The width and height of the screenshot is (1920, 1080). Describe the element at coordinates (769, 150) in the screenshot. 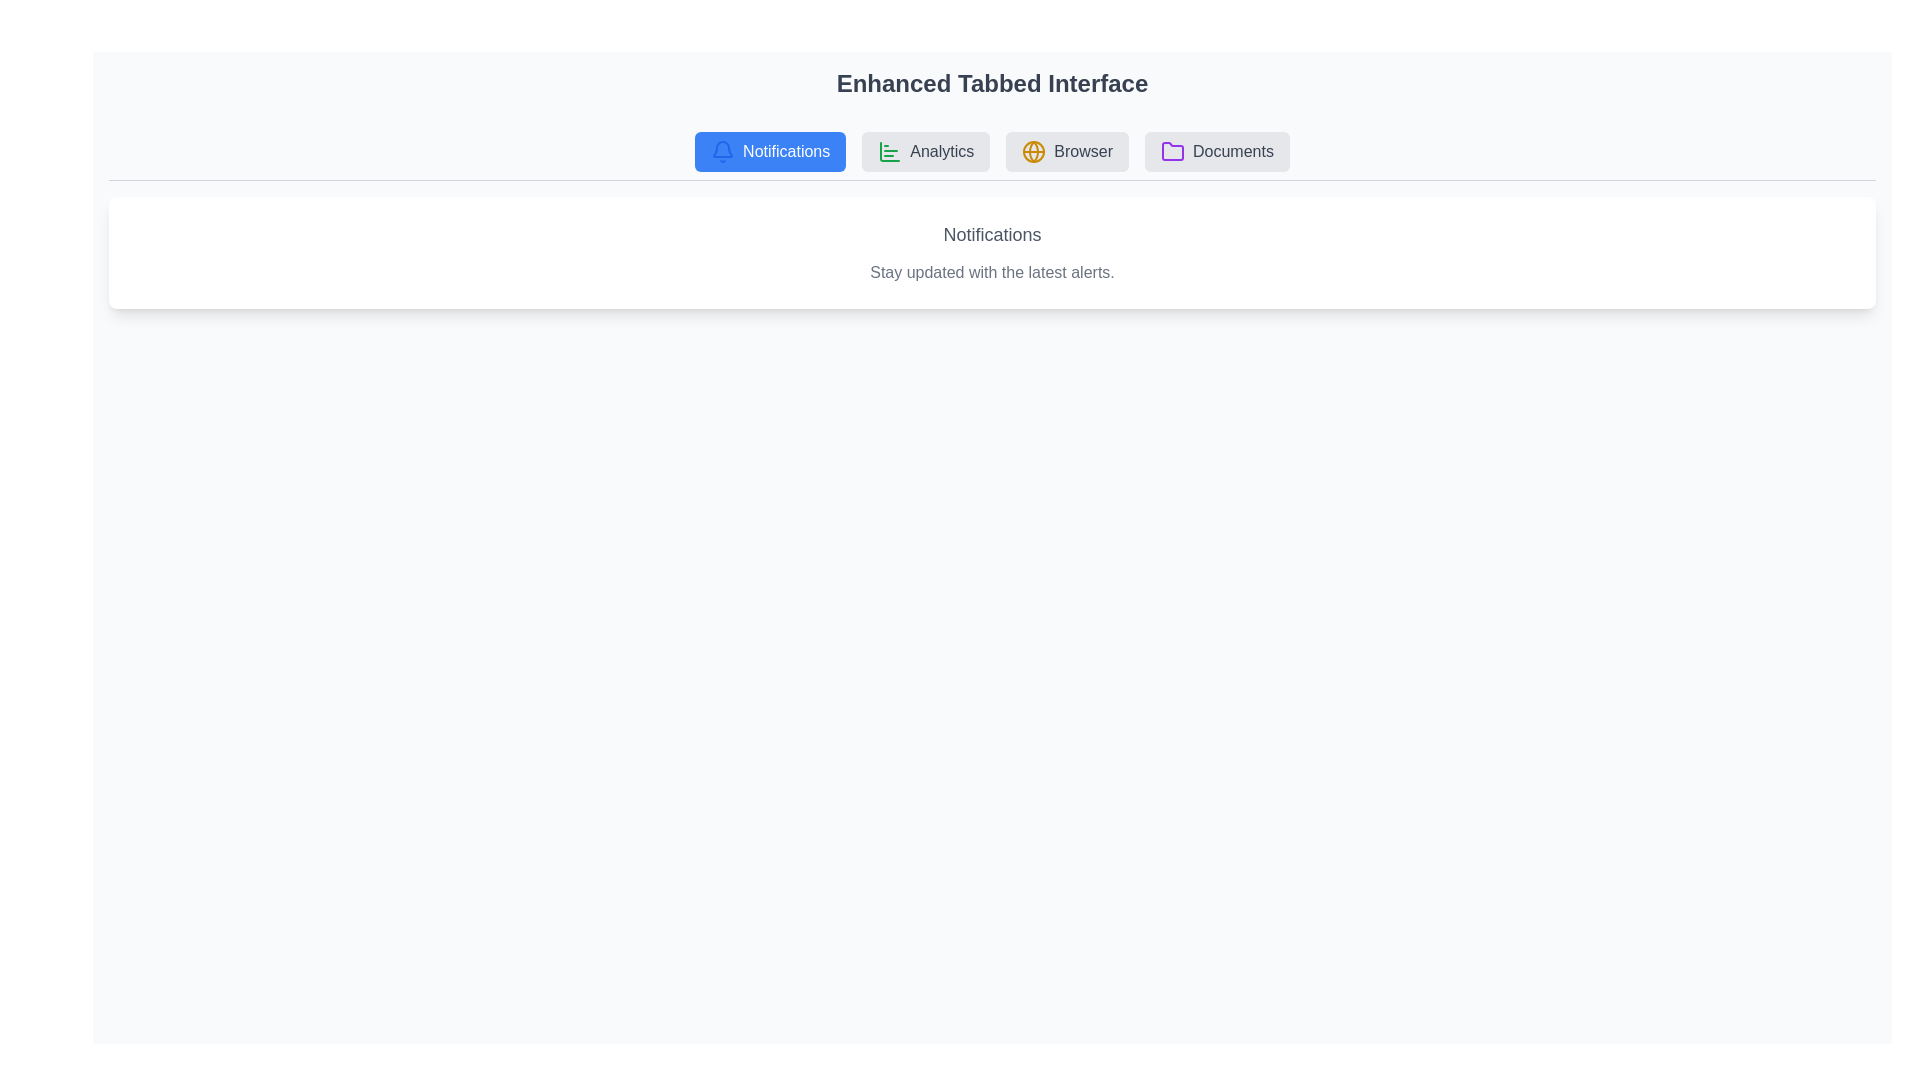

I see `the active 'Notifications' tab to confirm interaction` at that location.